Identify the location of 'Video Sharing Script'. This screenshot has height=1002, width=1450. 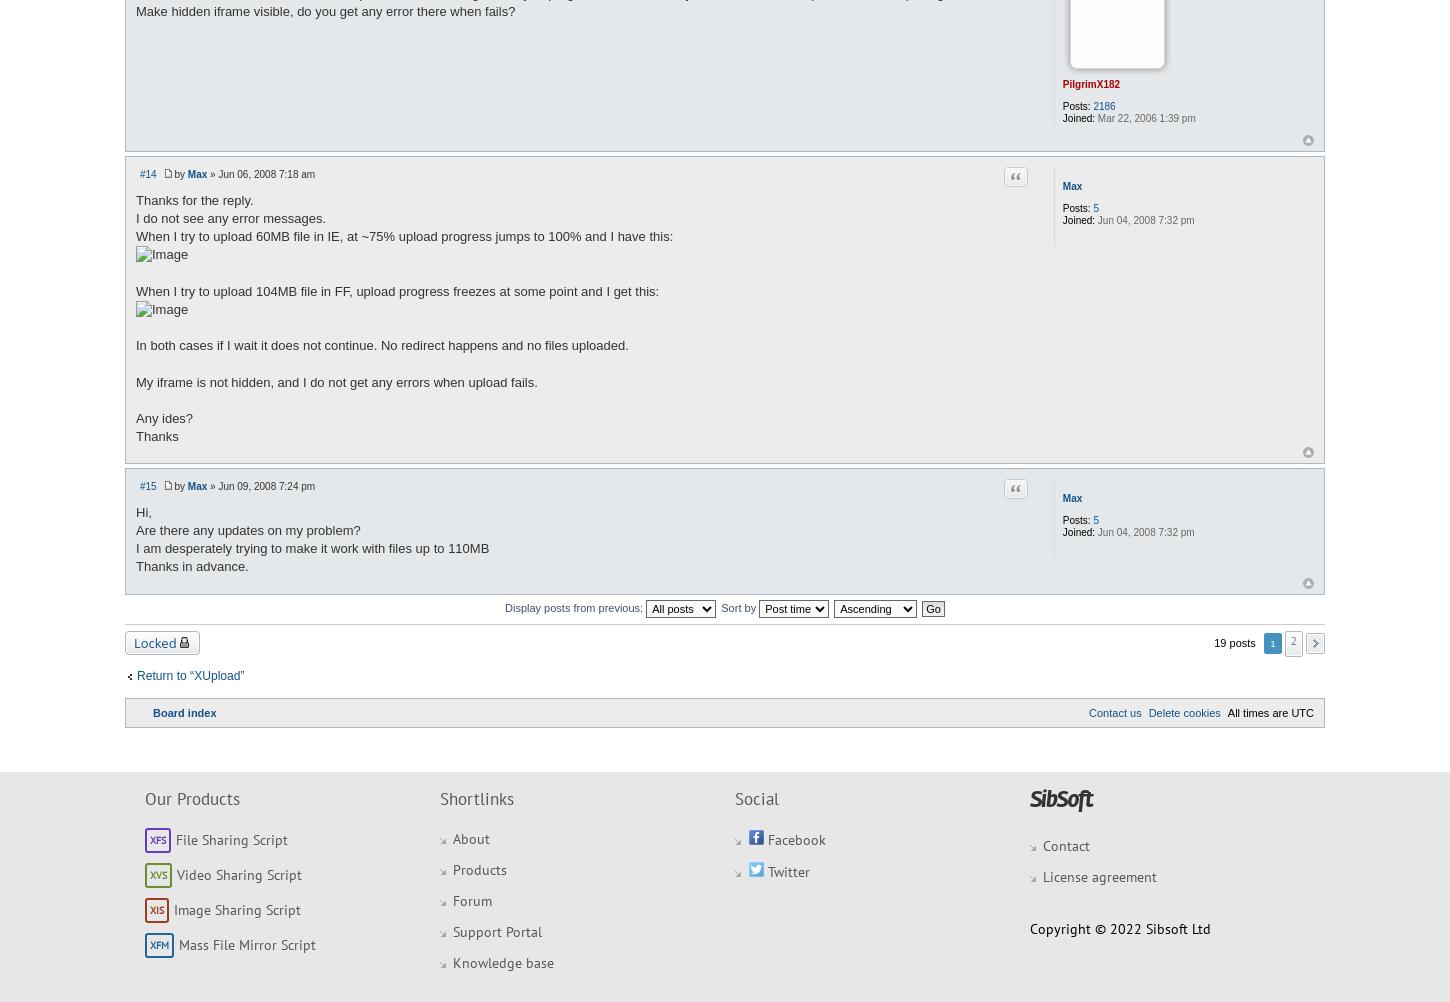
(238, 874).